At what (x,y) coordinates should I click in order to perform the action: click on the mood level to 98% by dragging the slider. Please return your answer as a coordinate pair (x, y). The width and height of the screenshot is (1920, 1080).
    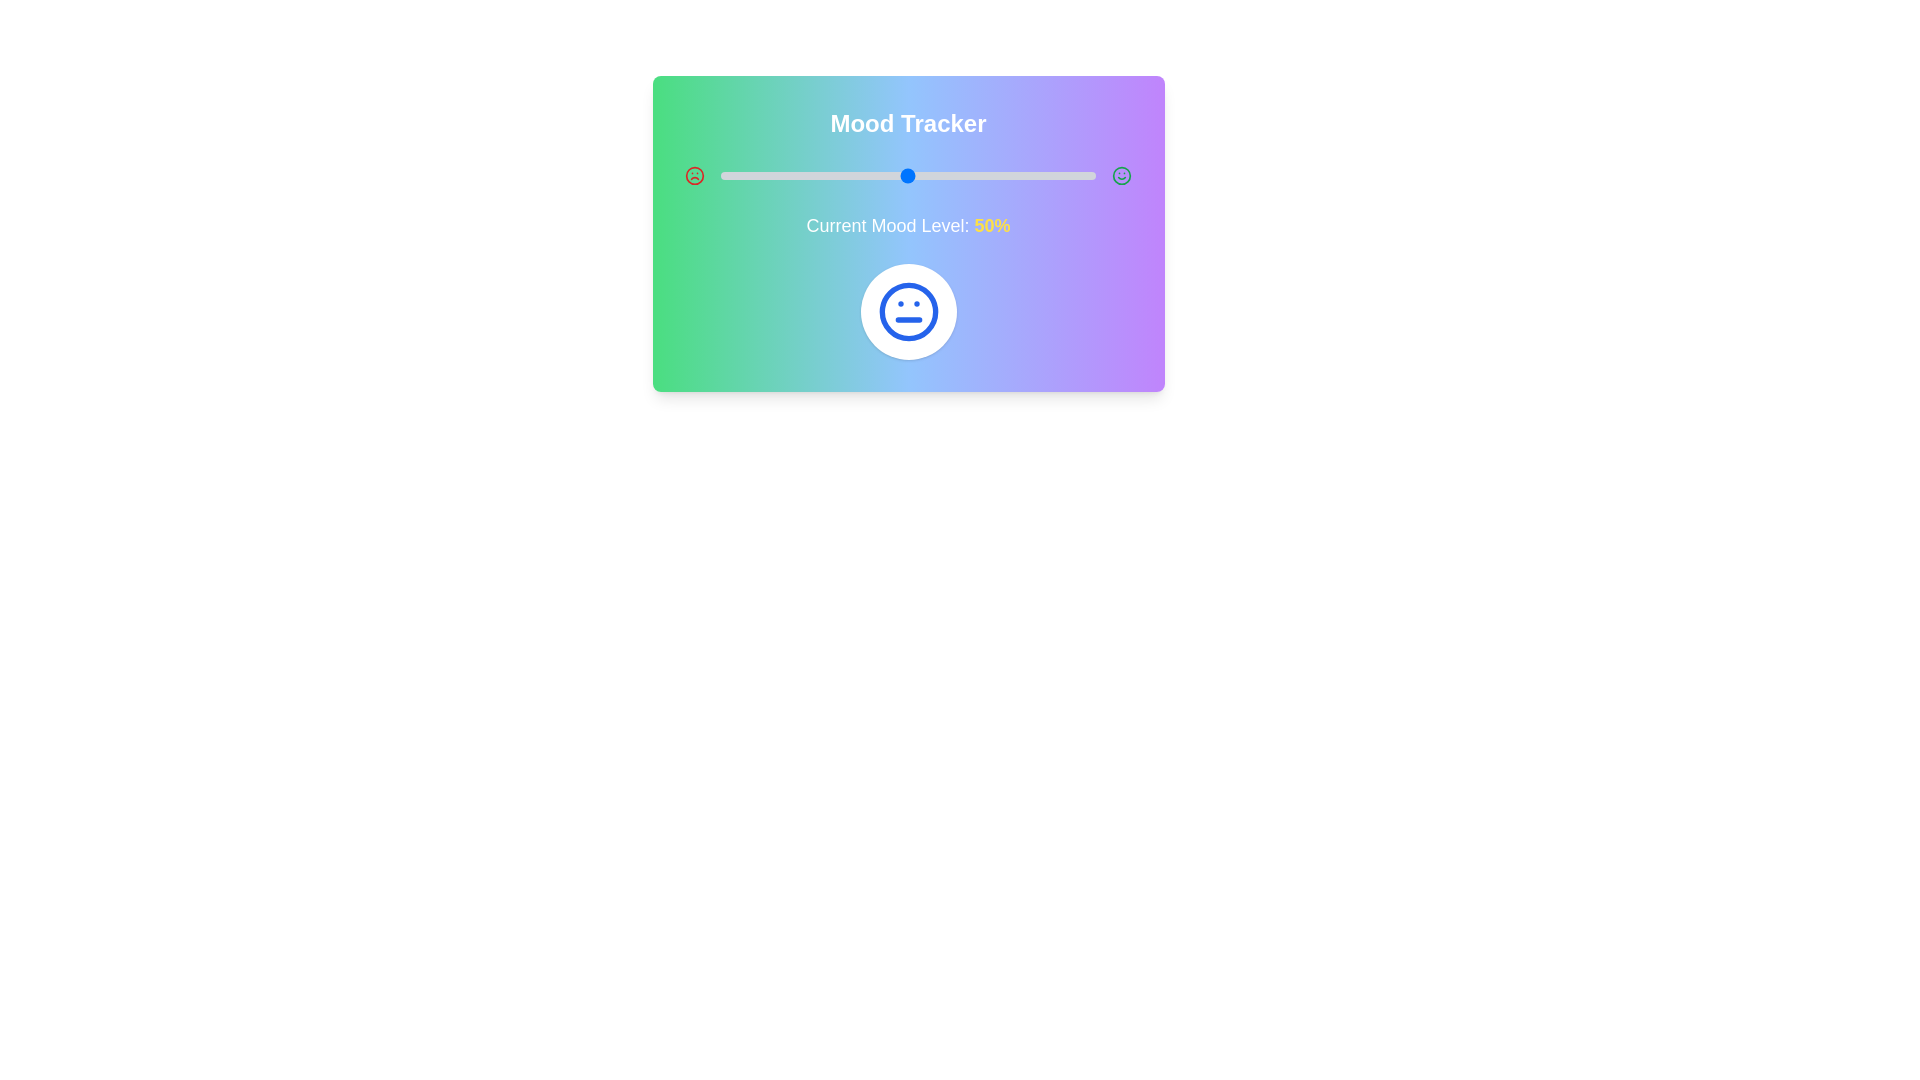
    Looking at the image, I should click on (1087, 175).